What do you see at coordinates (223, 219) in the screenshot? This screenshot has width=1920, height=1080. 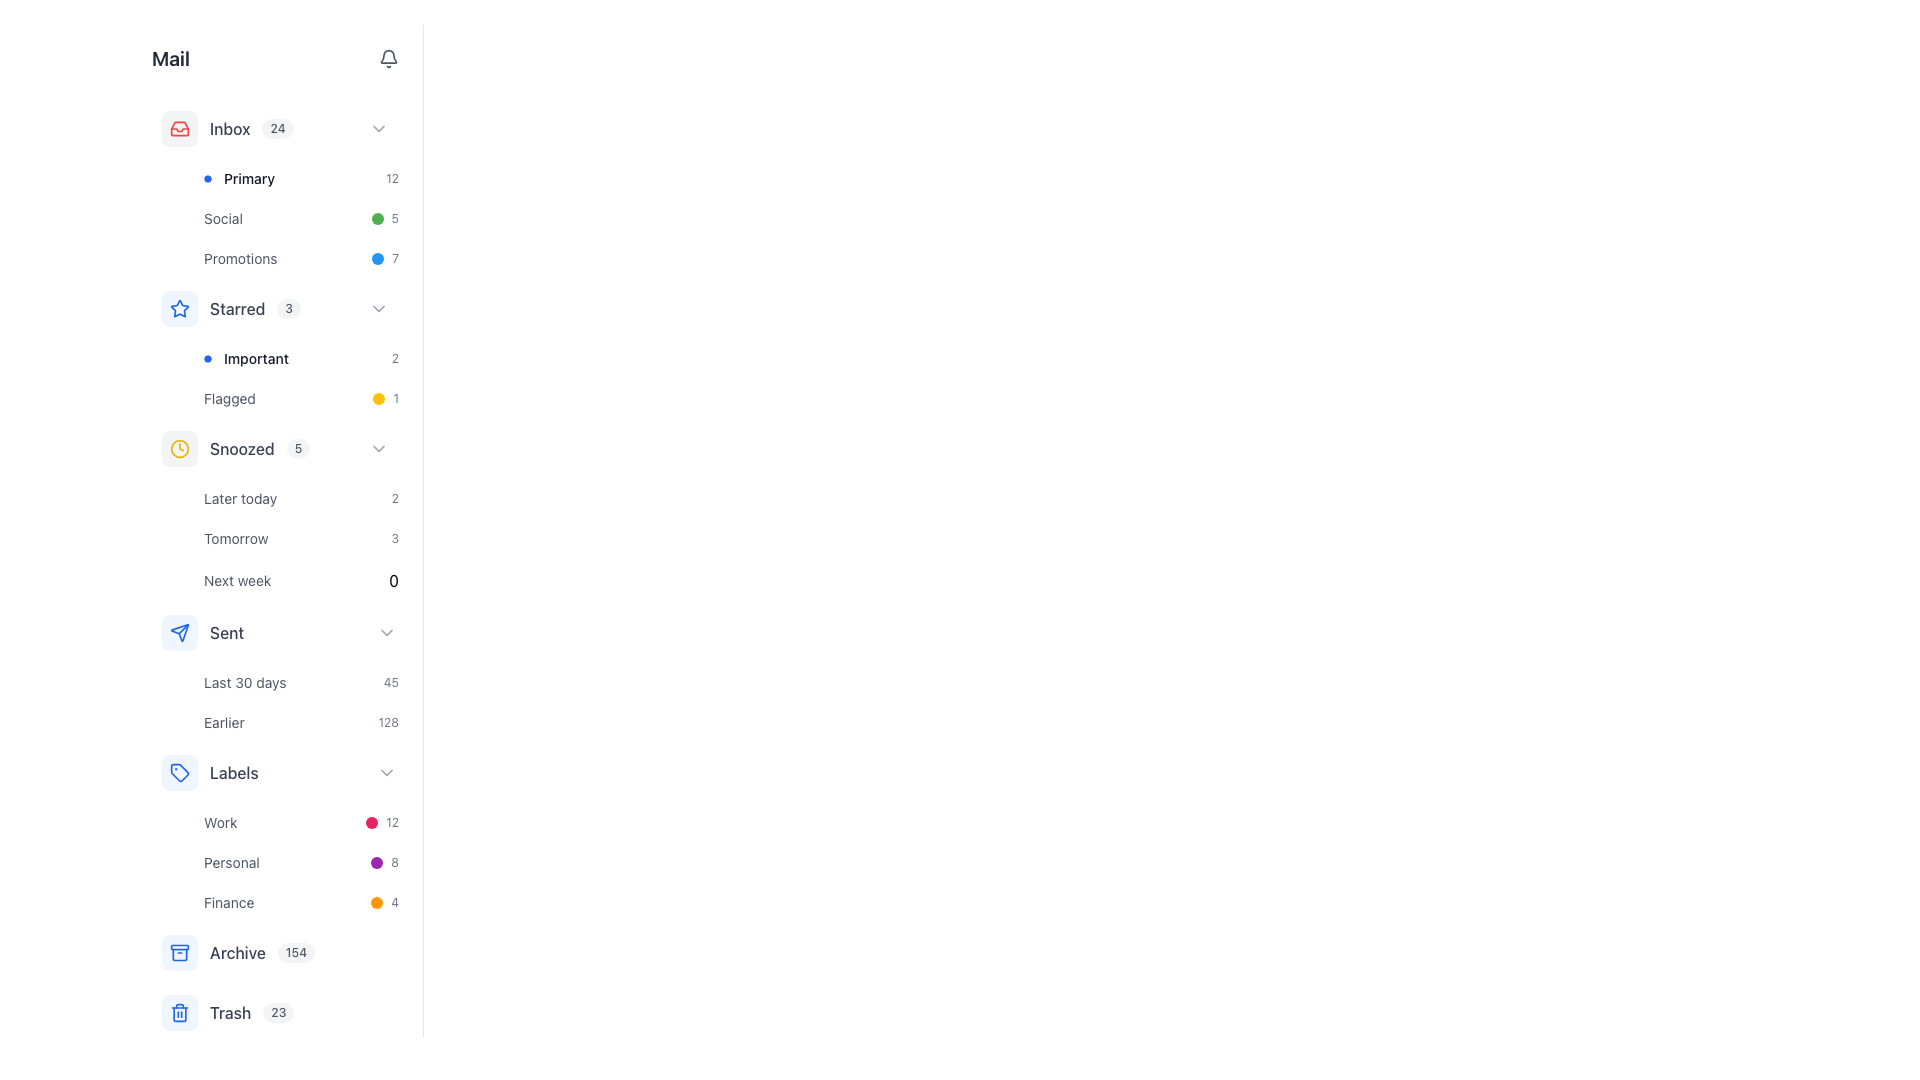 I see `the 'Social' text label located in the 'Inbox' section, between 'Primary' and 'Promotions'` at bounding box center [223, 219].